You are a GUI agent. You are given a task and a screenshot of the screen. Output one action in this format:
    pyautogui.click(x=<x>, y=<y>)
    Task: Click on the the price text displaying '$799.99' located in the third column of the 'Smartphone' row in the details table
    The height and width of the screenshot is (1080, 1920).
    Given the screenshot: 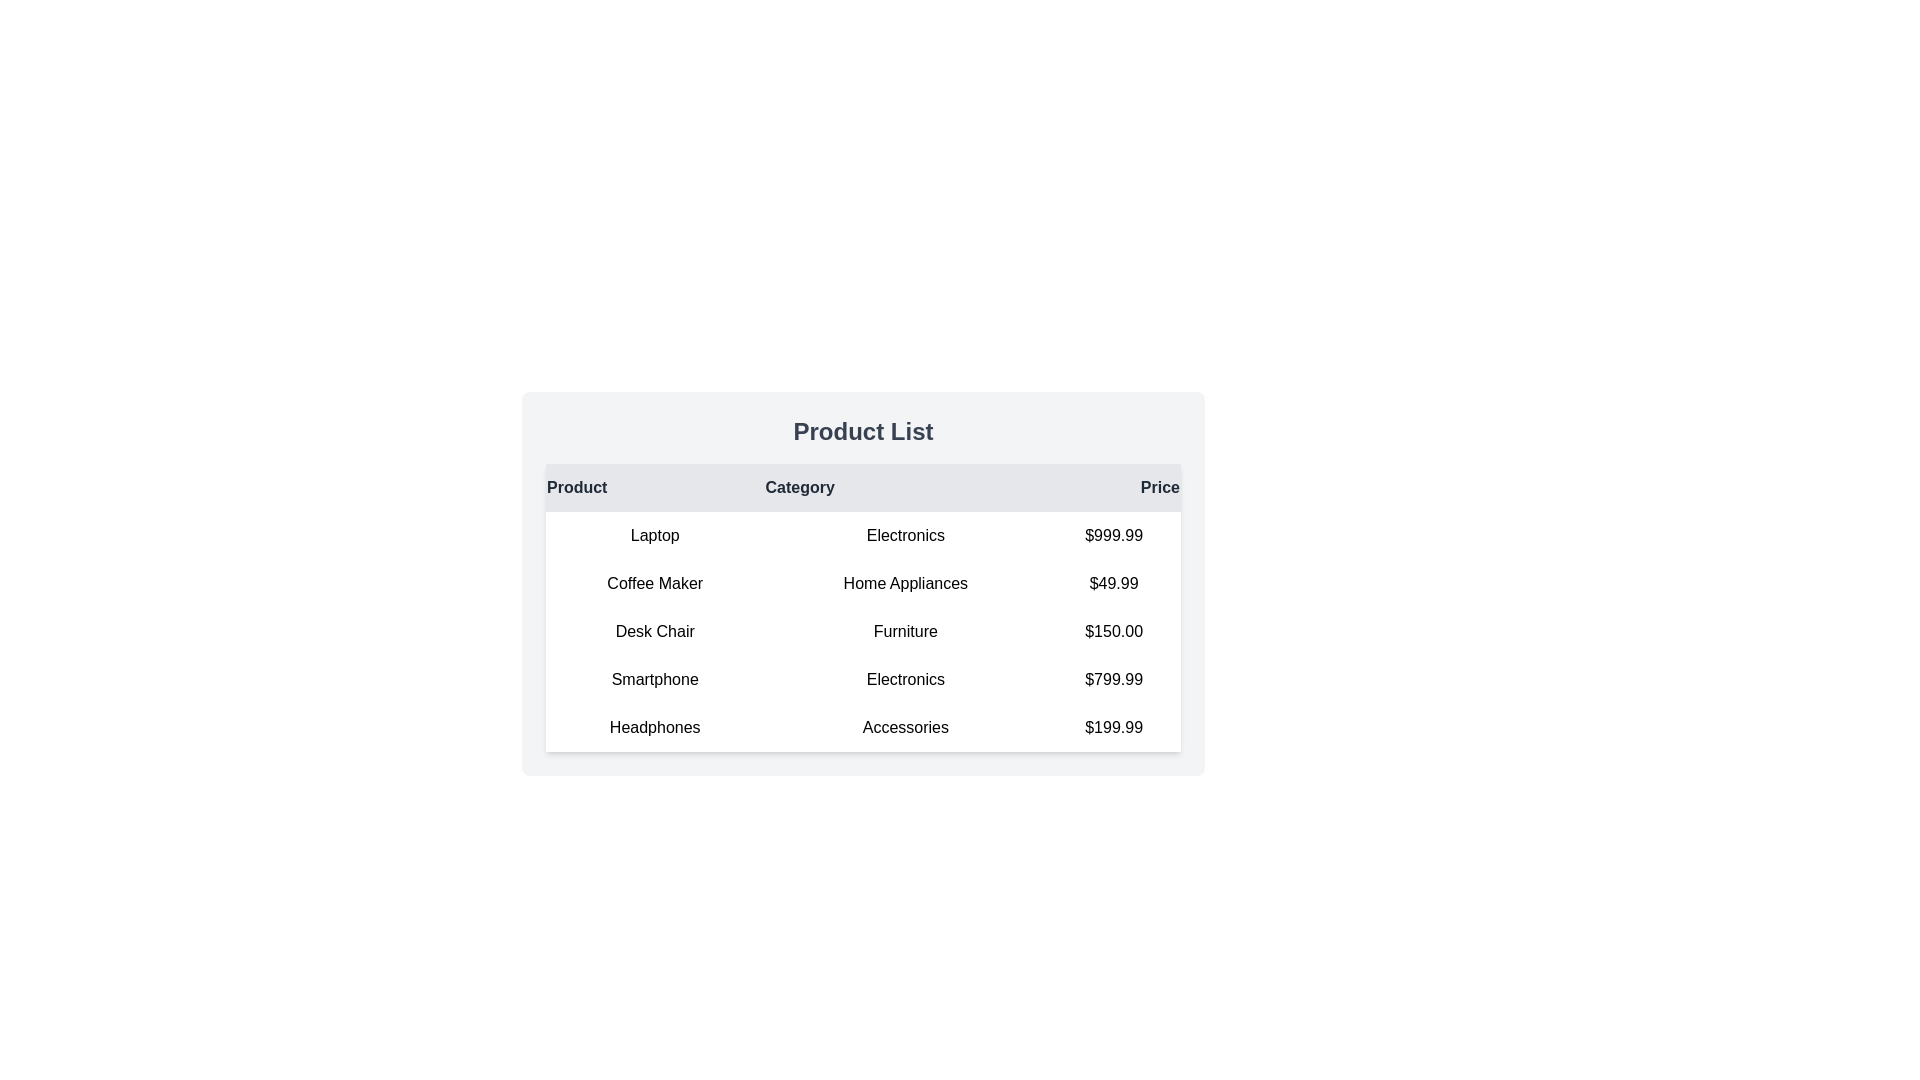 What is the action you would take?
    pyautogui.click(x=1113, y=678)
    